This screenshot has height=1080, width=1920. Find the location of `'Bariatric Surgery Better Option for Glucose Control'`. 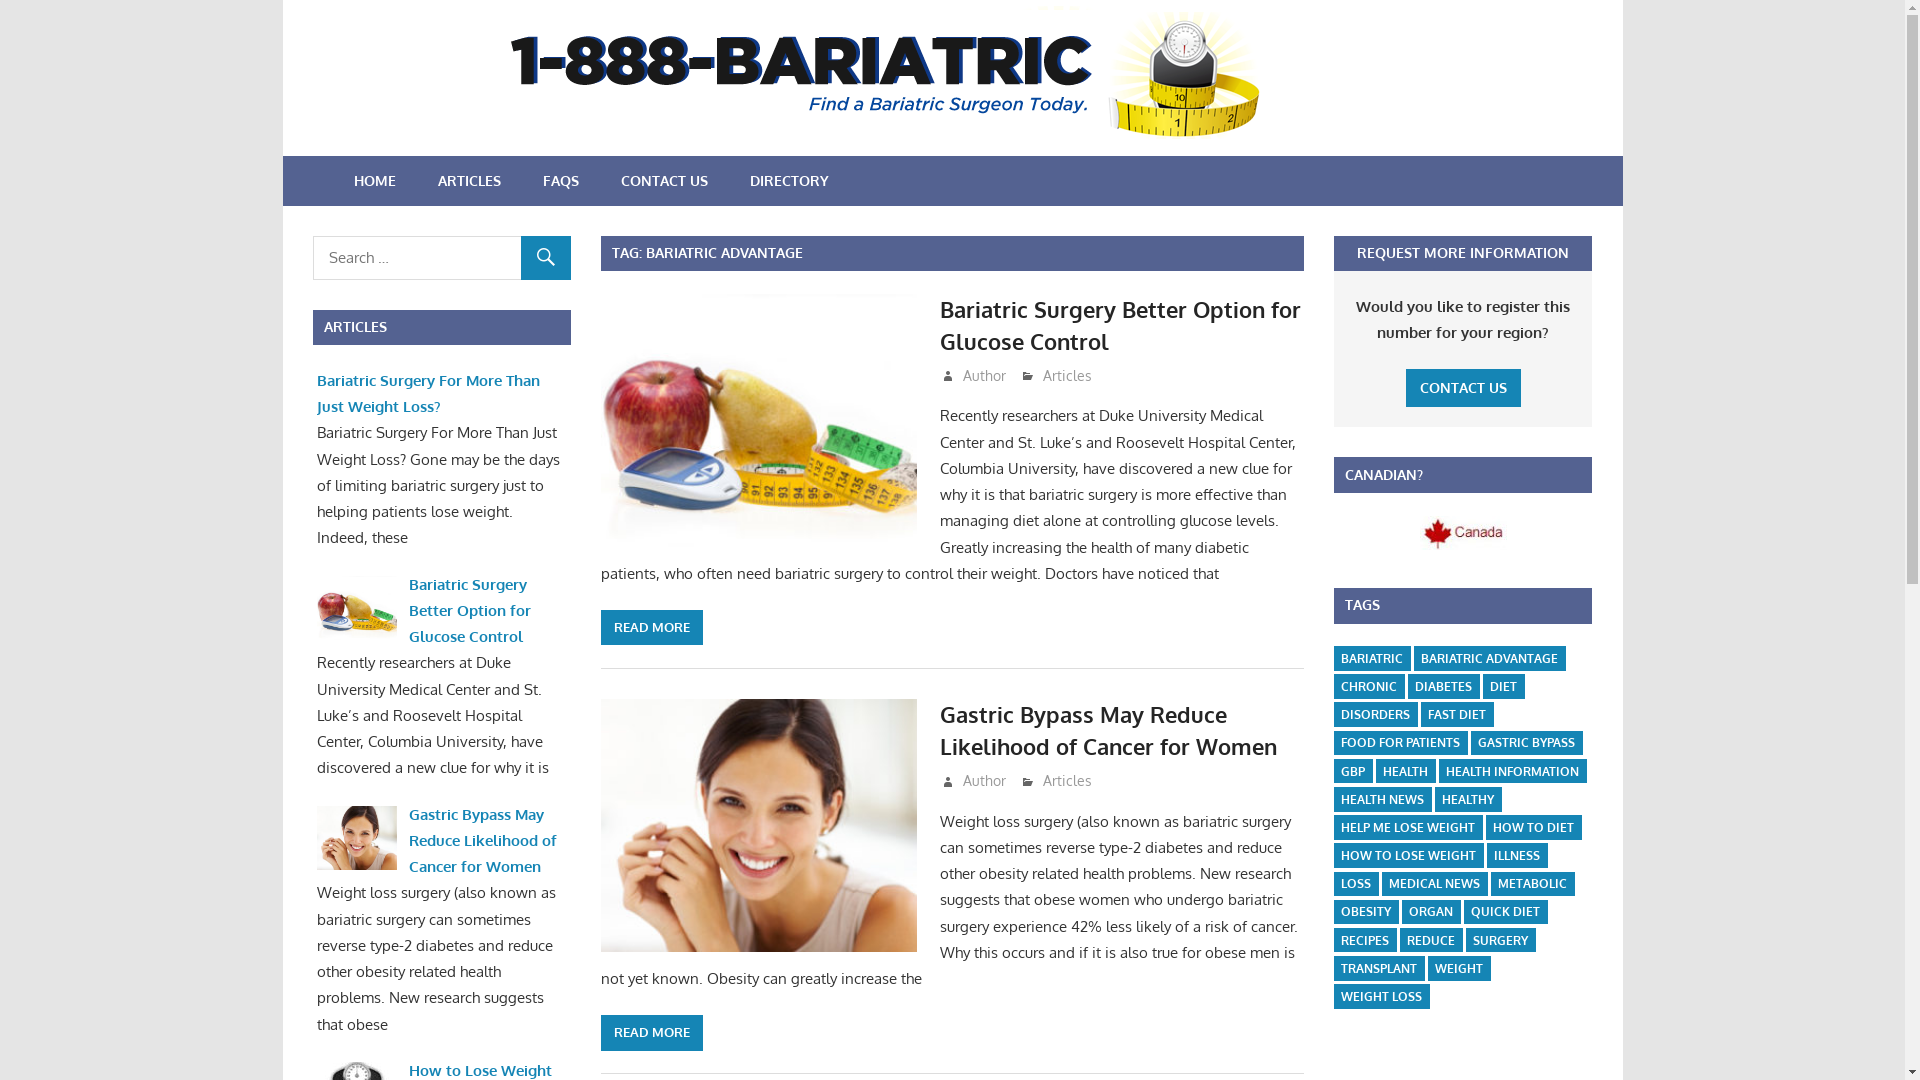

'Bariatric Surgery Better Option for Glucose Control' is located at coordinates (1120, 323).